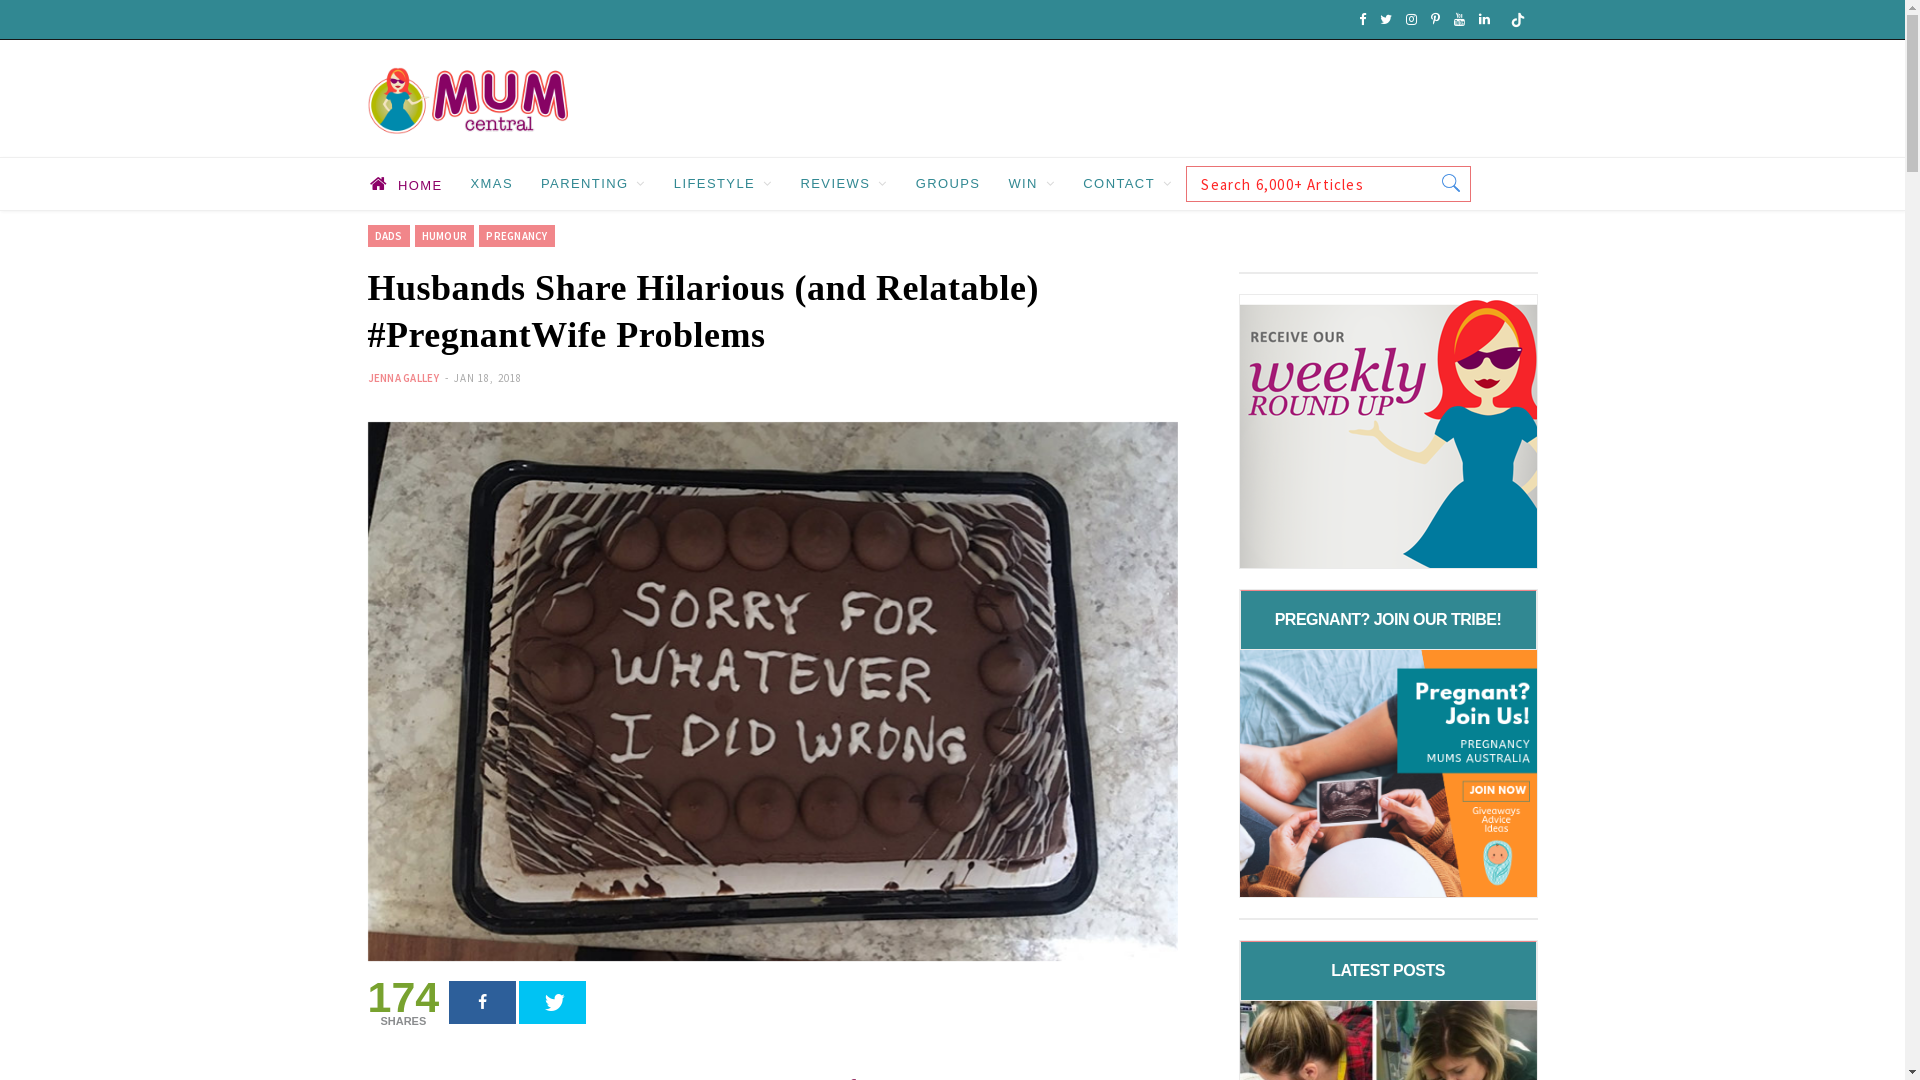 The height and width of the screenshot is (1080, 1920). Describe the element at coordinates (388, 234) in the screenshot. I see `'DADS'` at that location.